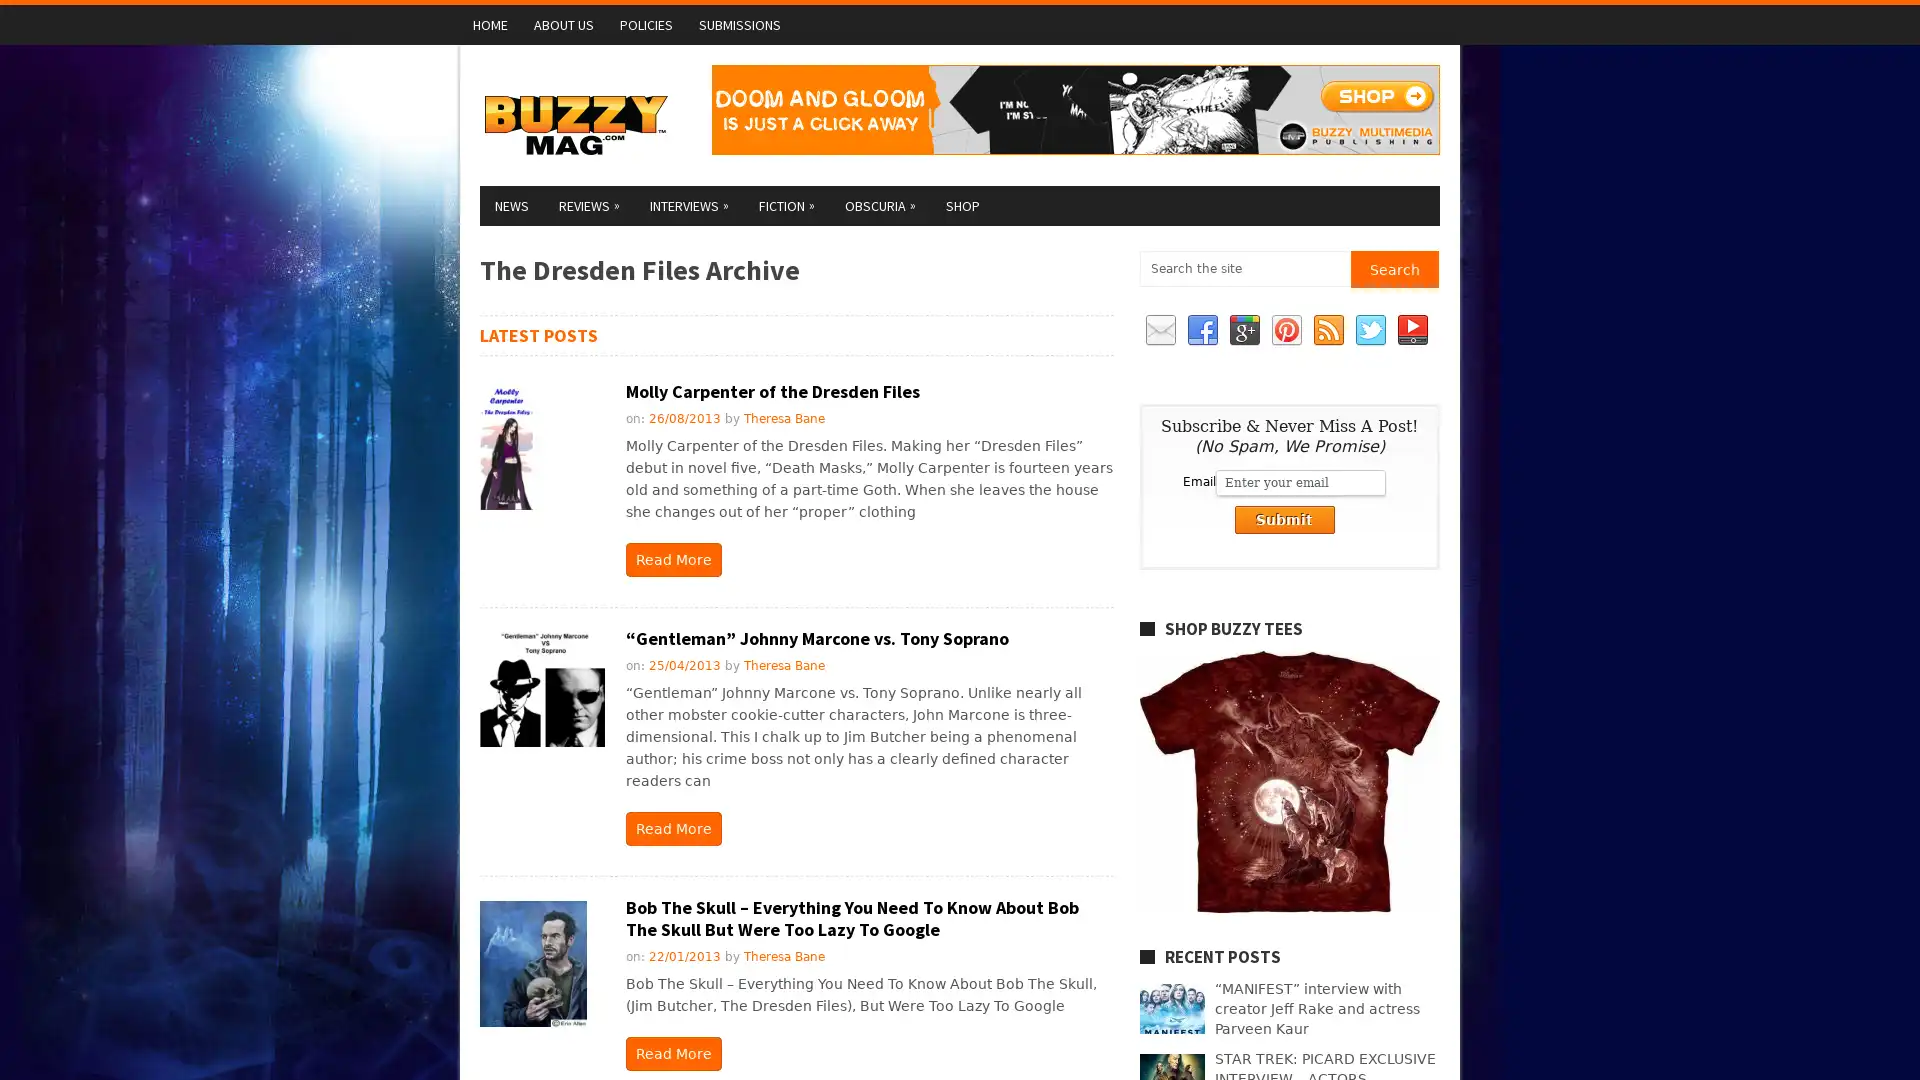 The image size is (1920, 1080). What do you see at coordinates (1393, 268) in the screenshot?
I see `Search` at bounding box center [1393, 268].